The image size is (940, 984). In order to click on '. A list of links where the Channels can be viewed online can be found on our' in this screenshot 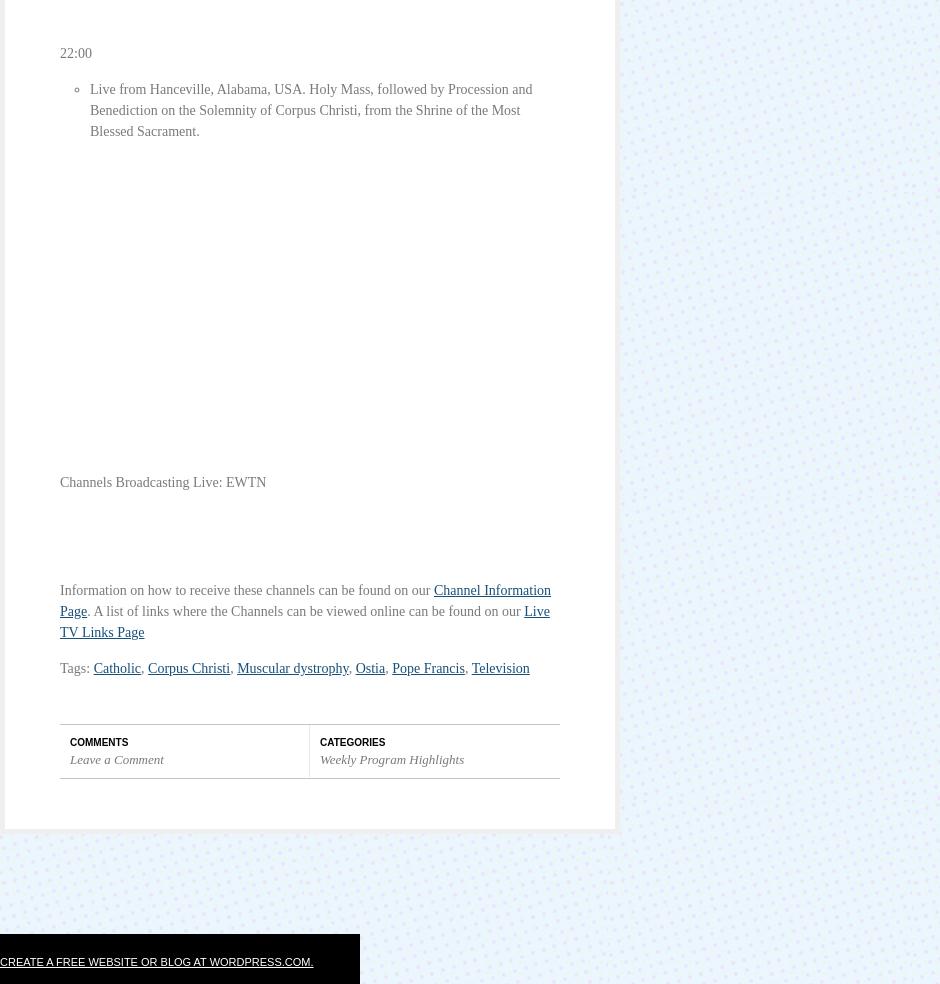, I will do `click(87, 610)`.